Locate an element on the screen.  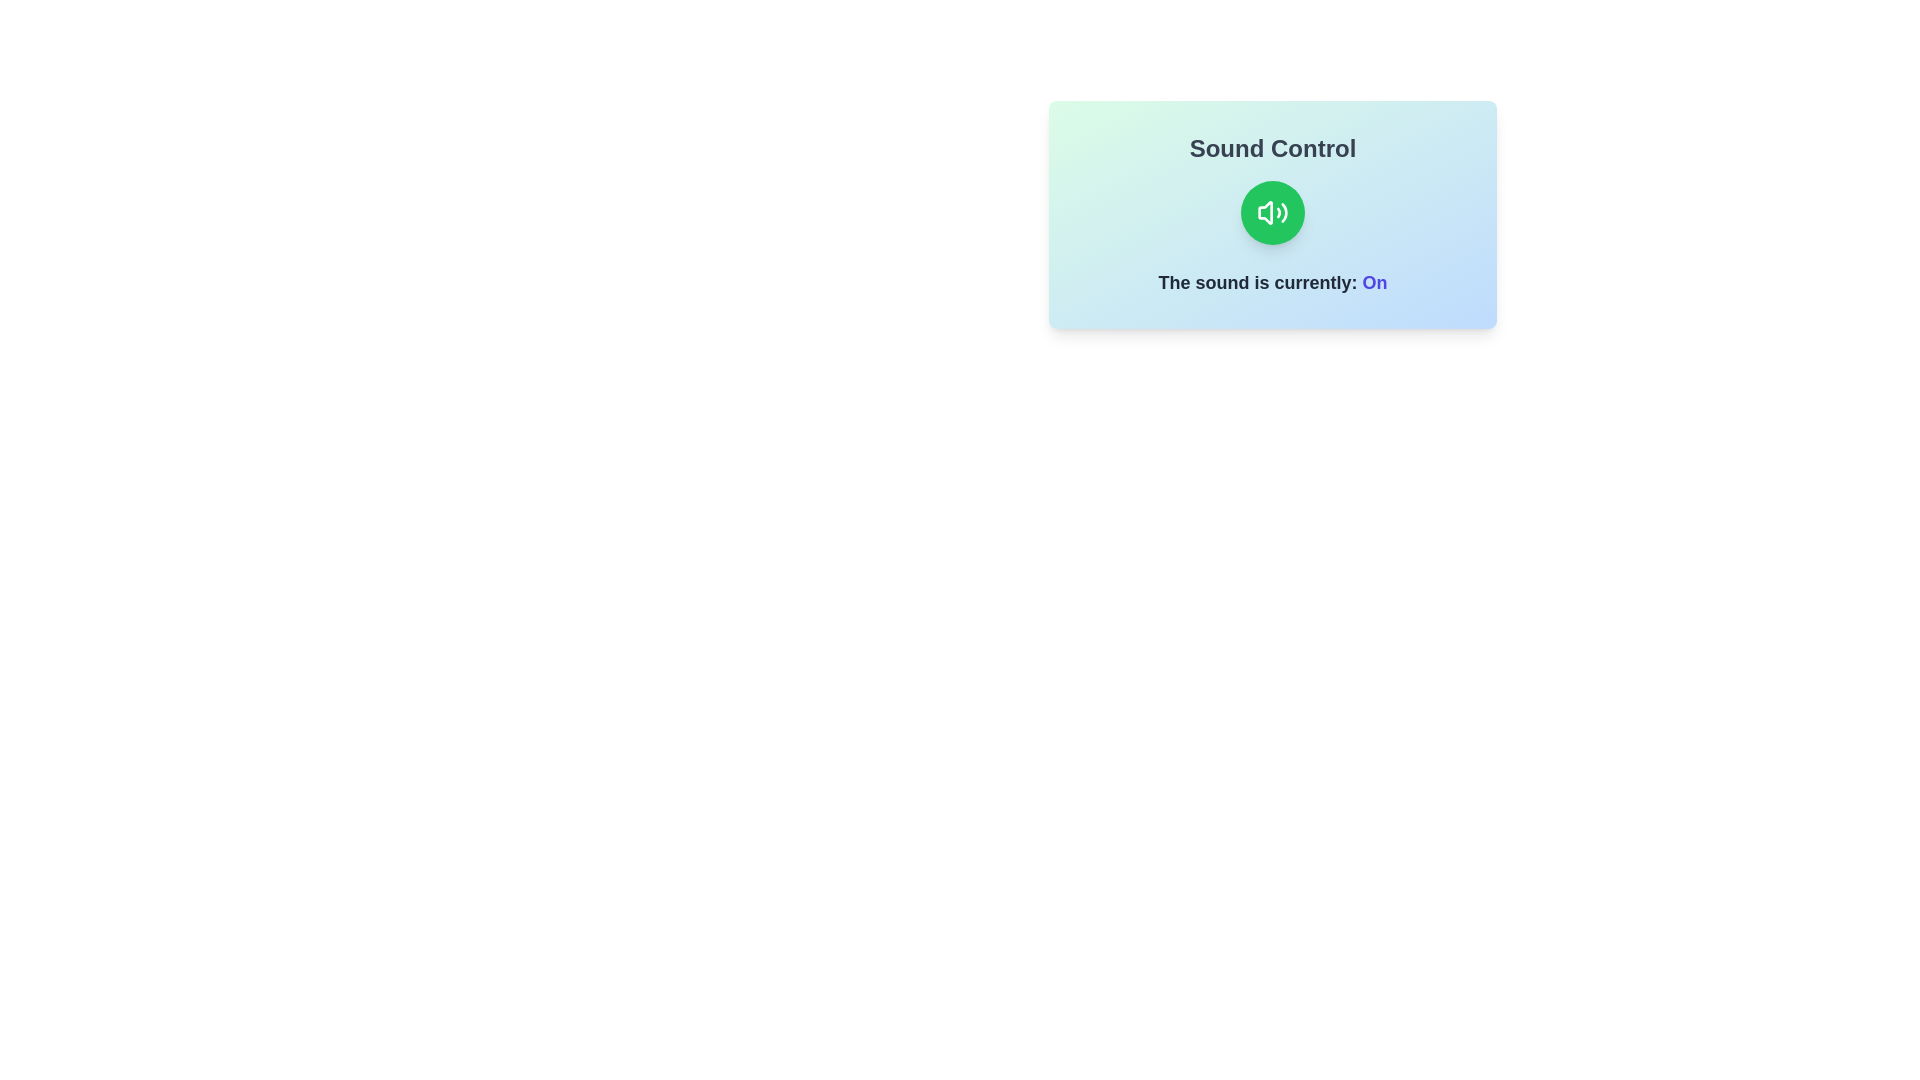
the sound toggle button to change the sound state is located at coordinates (1271, 212).